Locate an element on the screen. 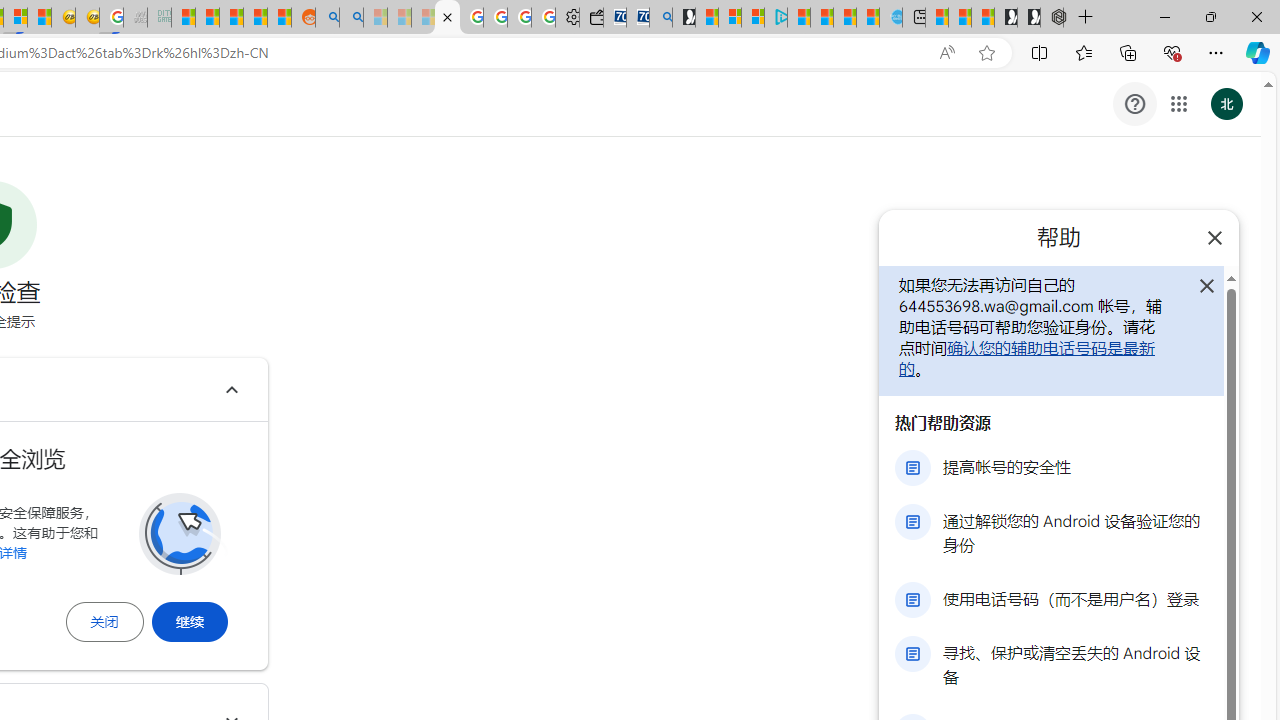 The image size is (1280, 720). 'Cheap Car Rentals - Save70.com' is located at coordinates (637, 17).